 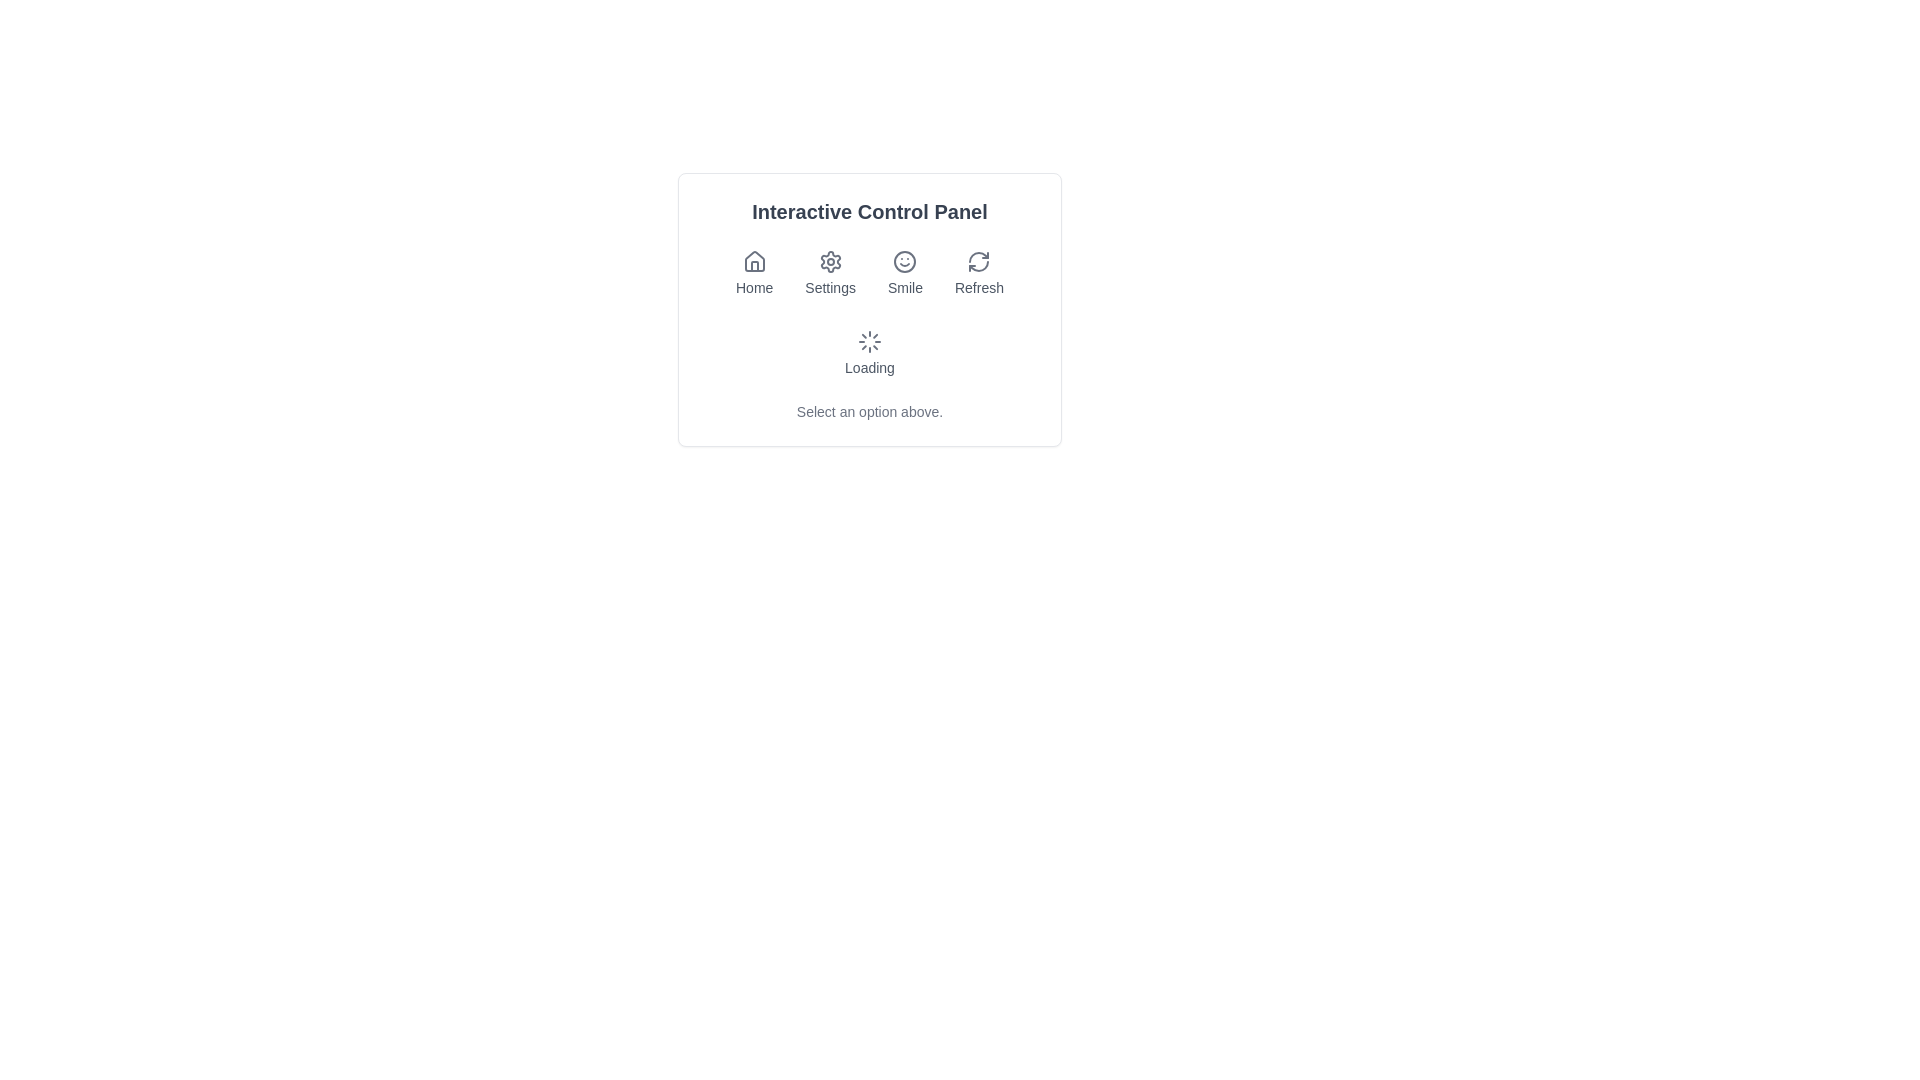 What do you see at coordinates (753, 261) in the screenshot?
I see `the 'Home' icon located on the left side of the control panel above the label 'Home'` at bounding box center [753, 261].